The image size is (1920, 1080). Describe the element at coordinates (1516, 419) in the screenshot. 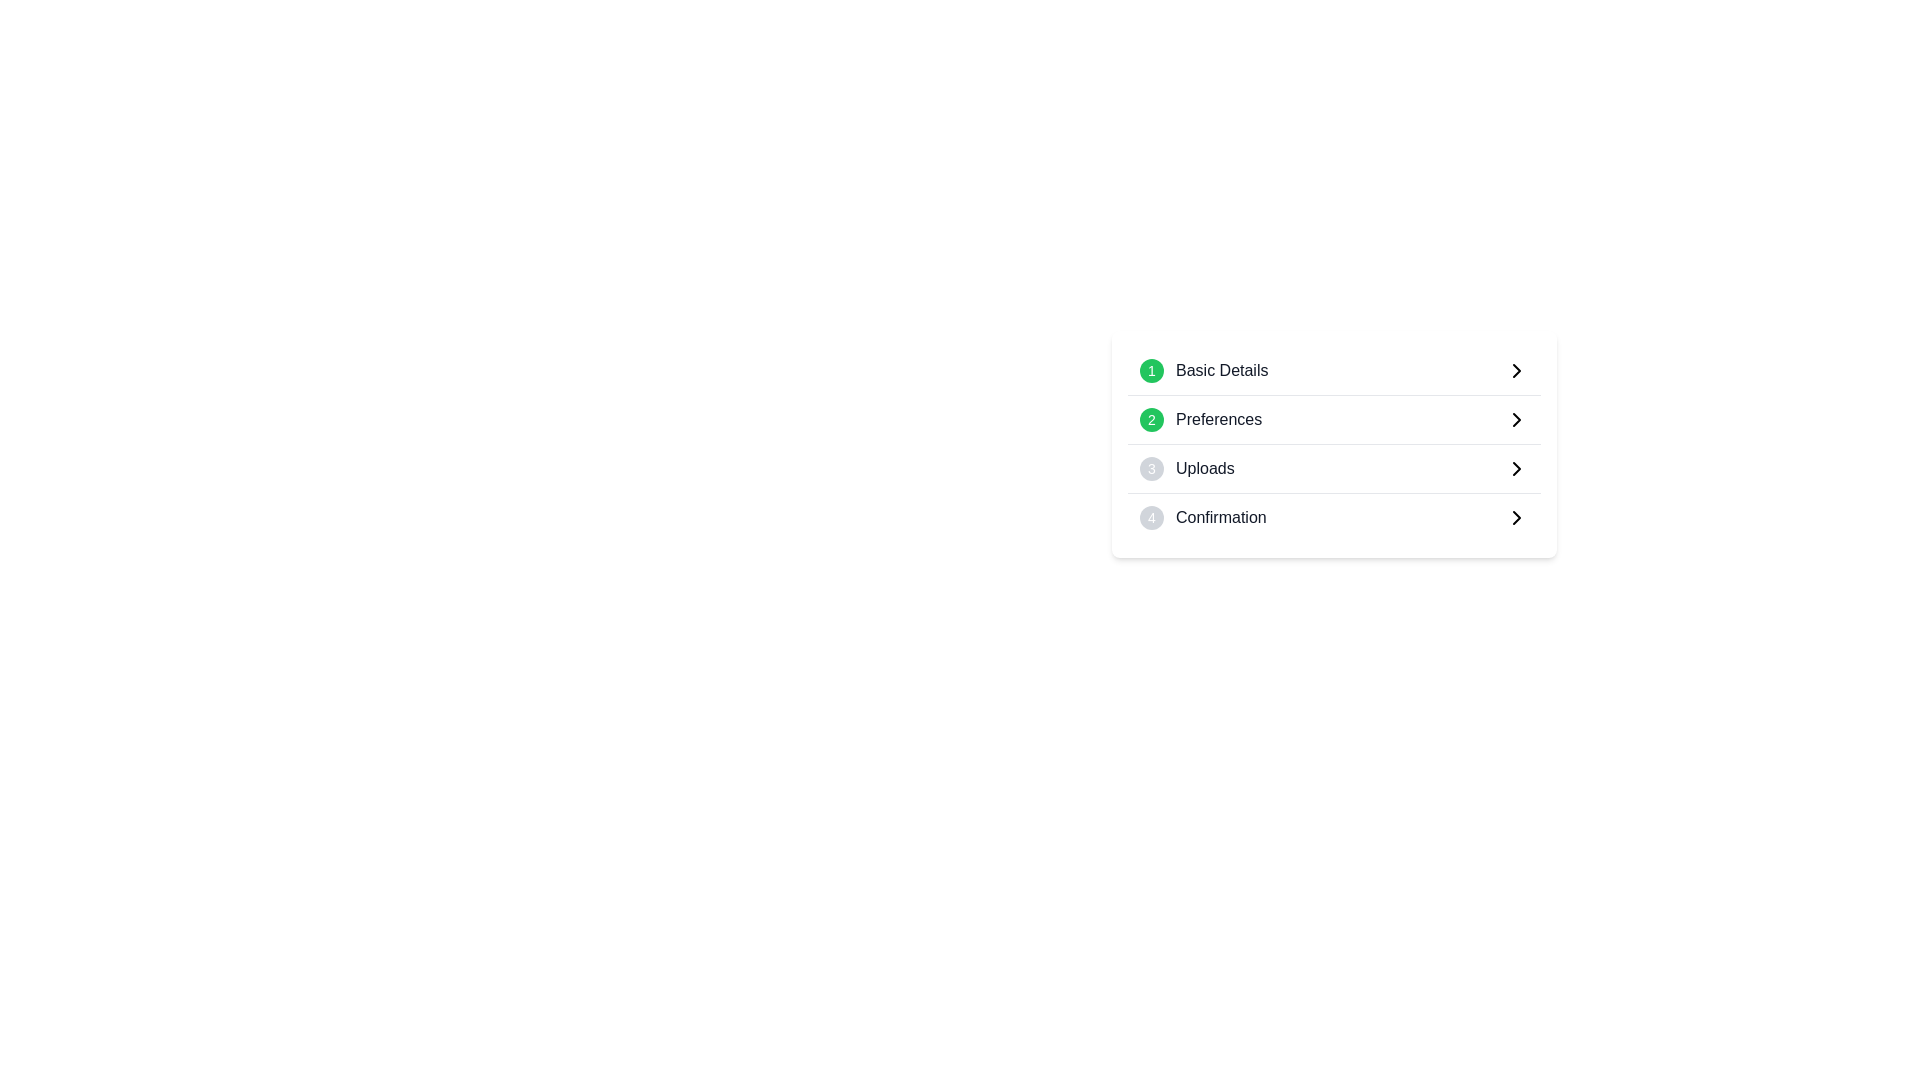

I see `the black rightward-pointing chevron icon located to the right of the '2 Preferences' row` at that location.